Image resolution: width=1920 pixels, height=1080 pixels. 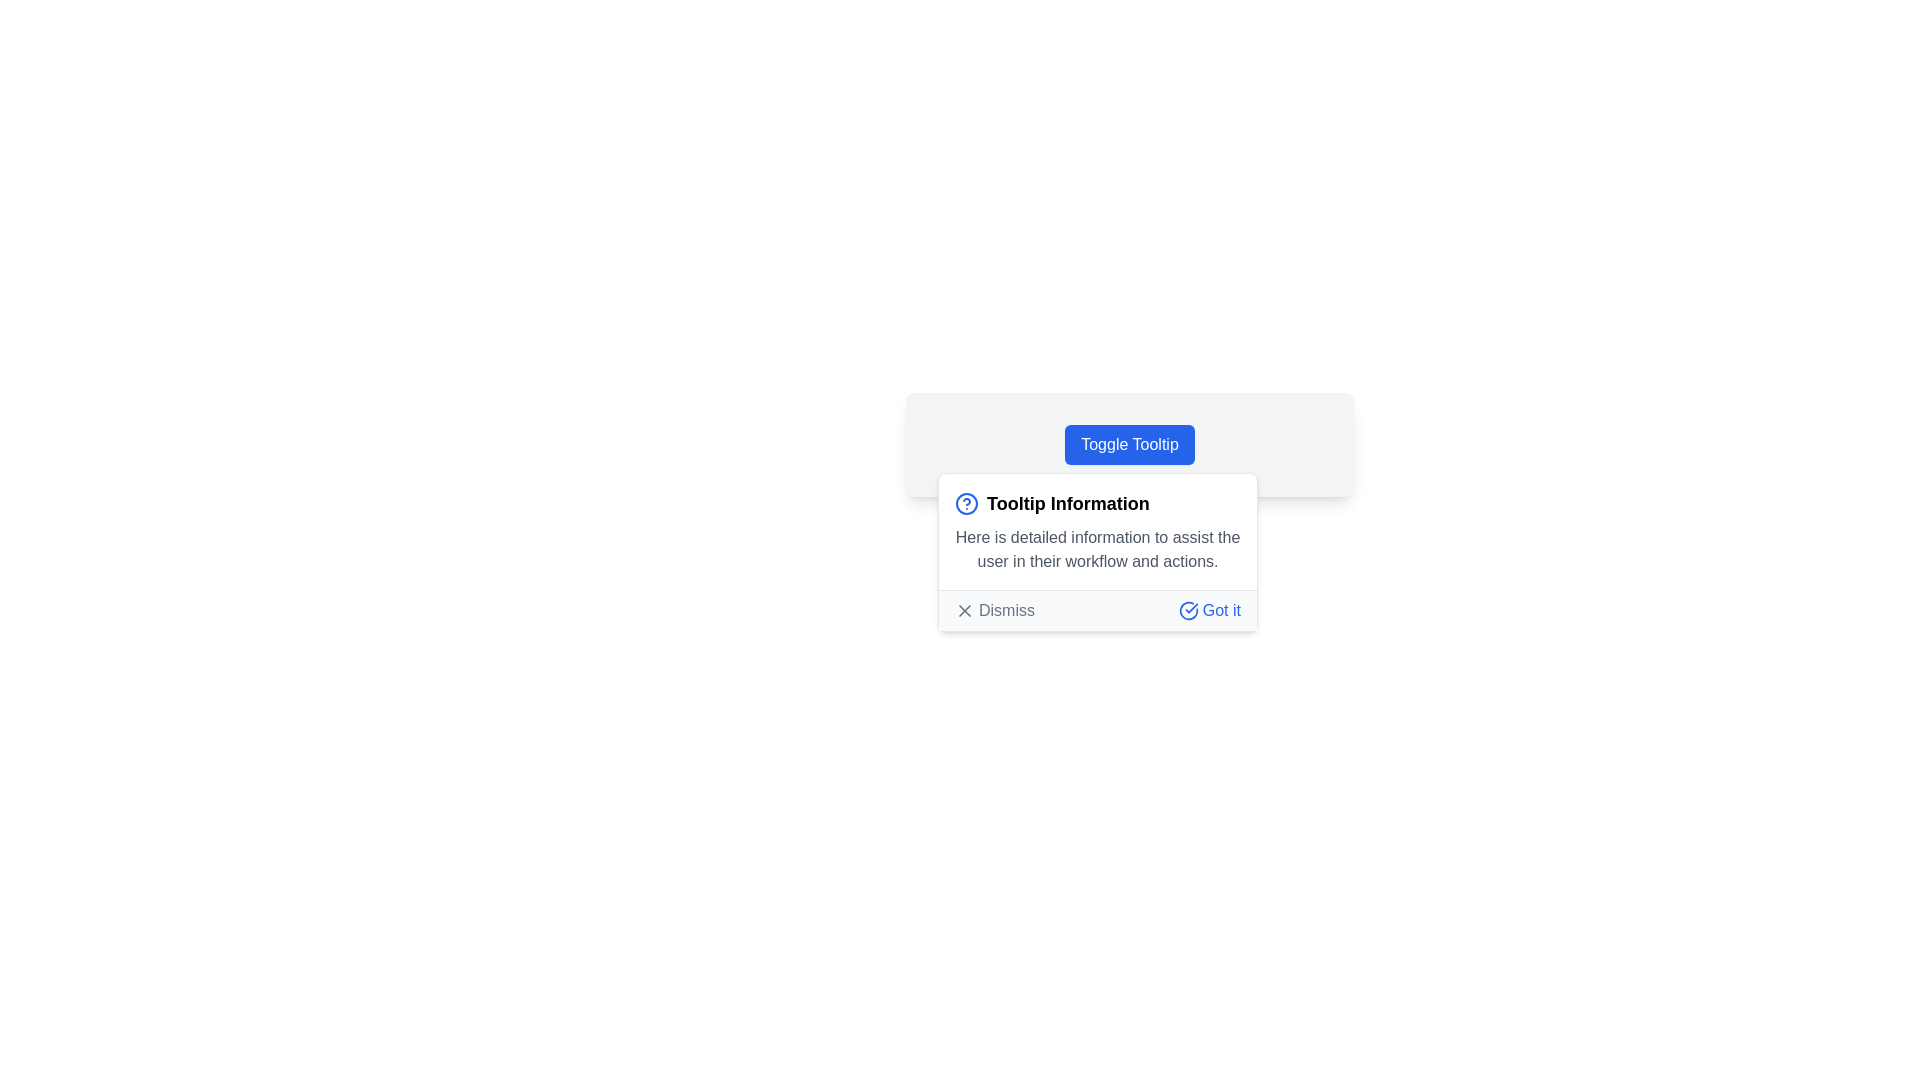 What do you see at coordinates (1188, 609) in the screenshot?
I see `the icon indicating a completed action, located to the left of the 'Got it' text in the tooltip dialog box` at bounding box center [1188, 609].